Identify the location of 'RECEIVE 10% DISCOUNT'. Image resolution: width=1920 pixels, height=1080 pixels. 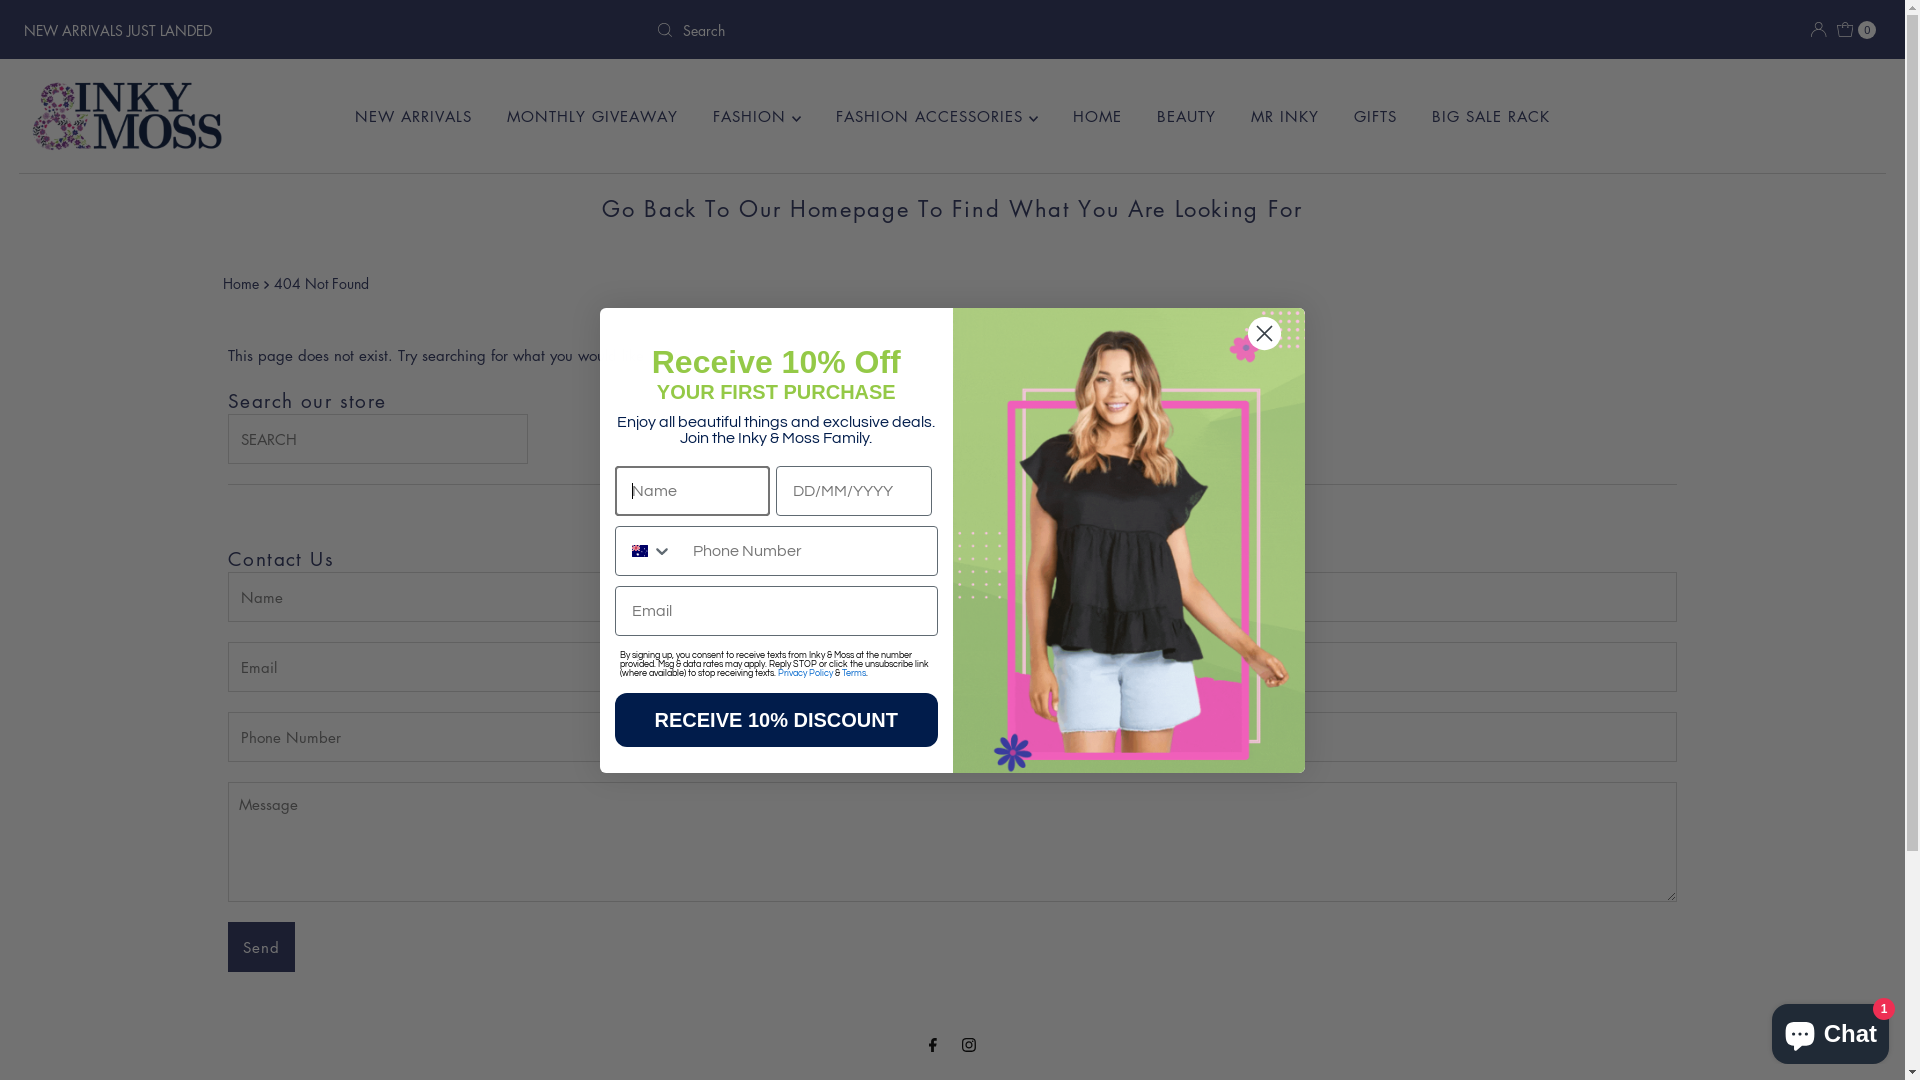
(775, 717).